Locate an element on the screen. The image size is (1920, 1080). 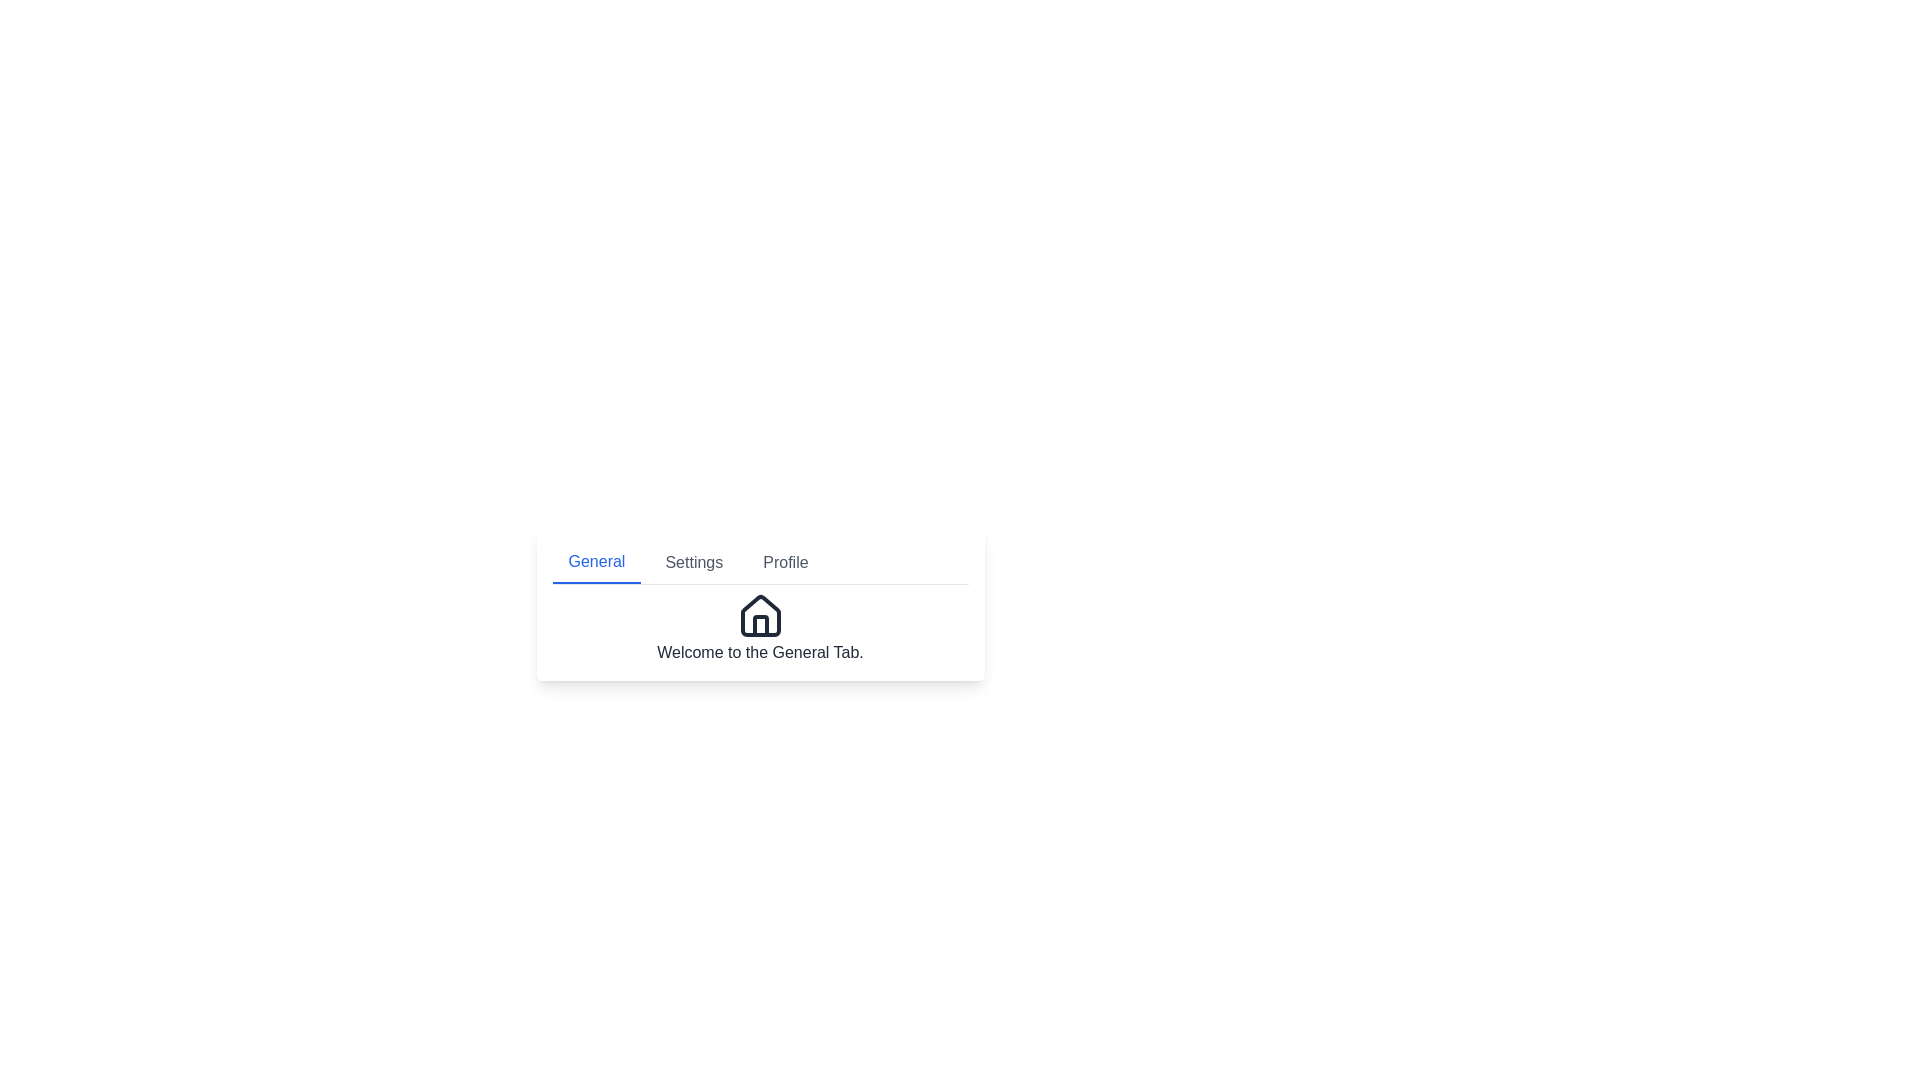
the 'General' tab, which is the first tab in a tab list styled with blue text and a blue bottom border, to switch to the General section is located at coordinates (595, 563).